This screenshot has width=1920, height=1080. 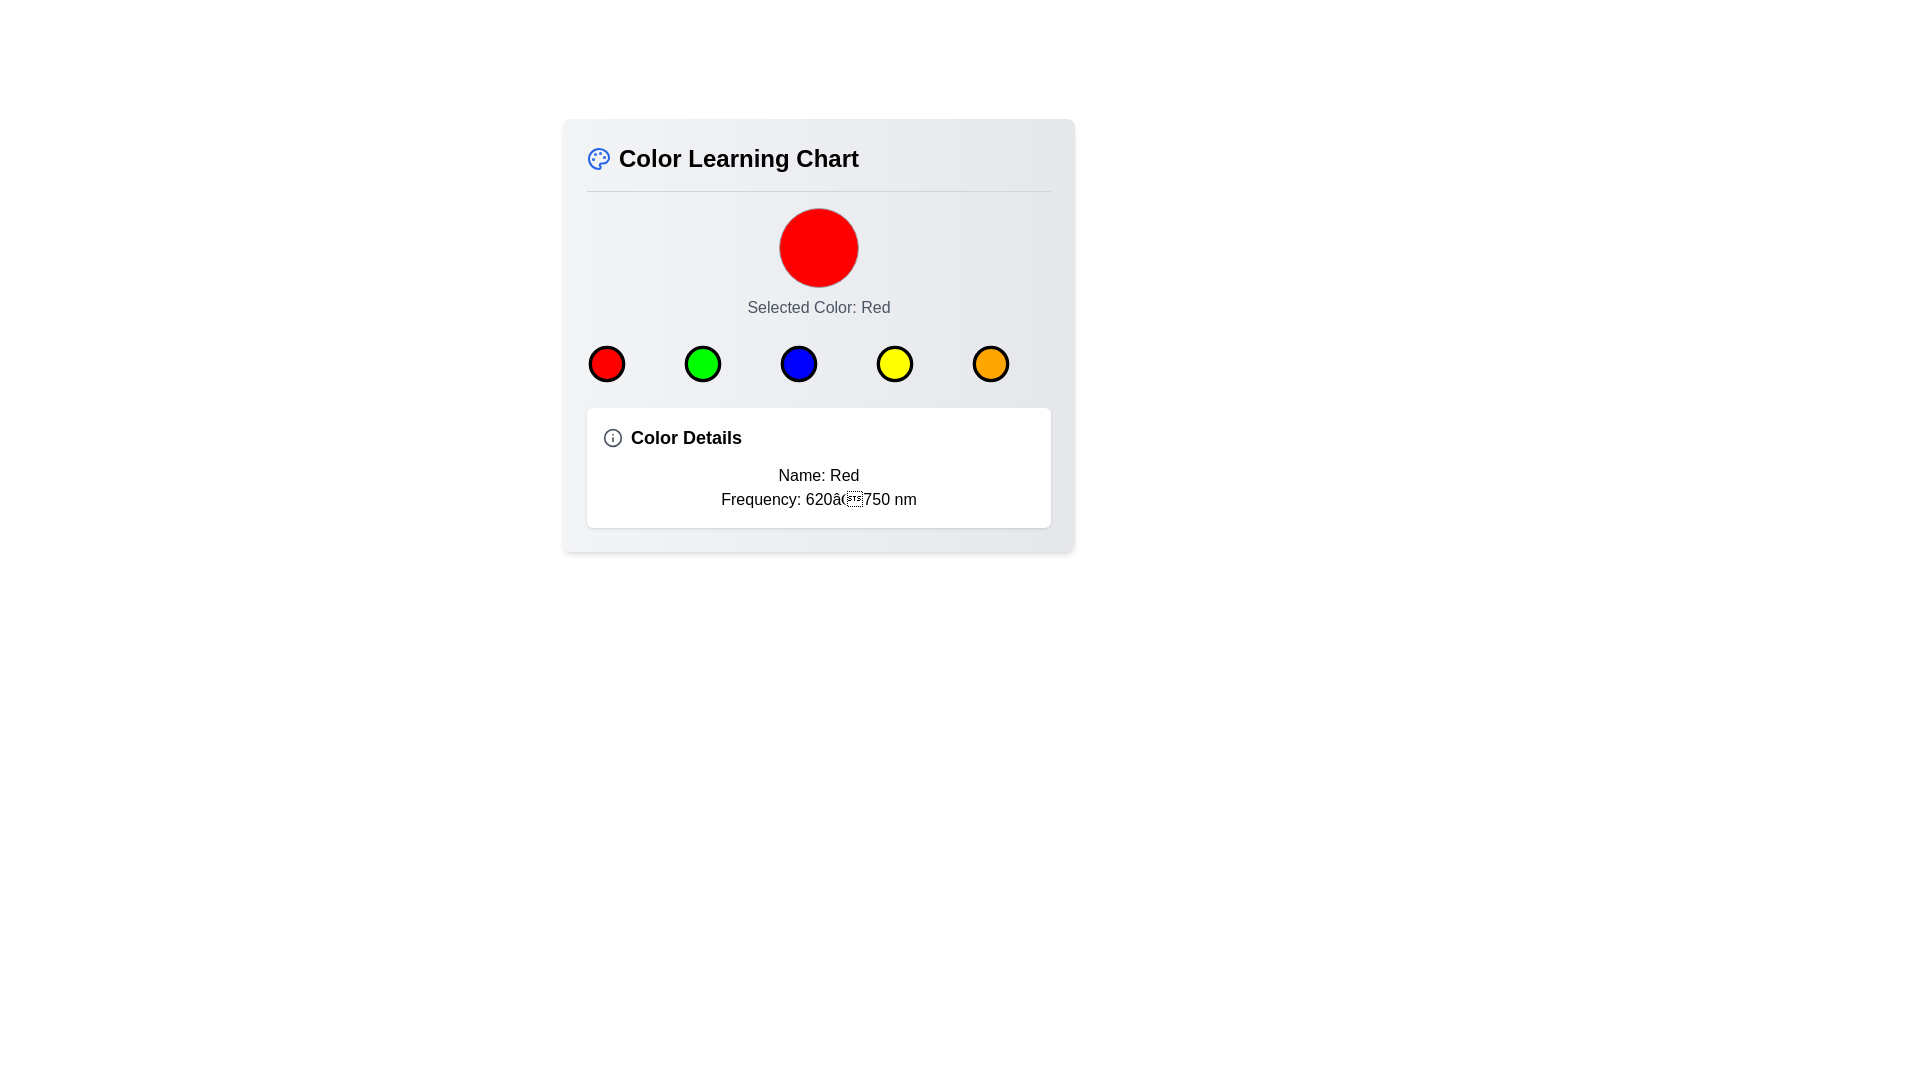 What do you see at coordinates (819, 499) in the screenshot?
I see `the text label displaying 'Frequency: 620–750 nm', which is located within the 'Color Details' section, directly below 'Name: Red'` at bounding box center [819, 499].